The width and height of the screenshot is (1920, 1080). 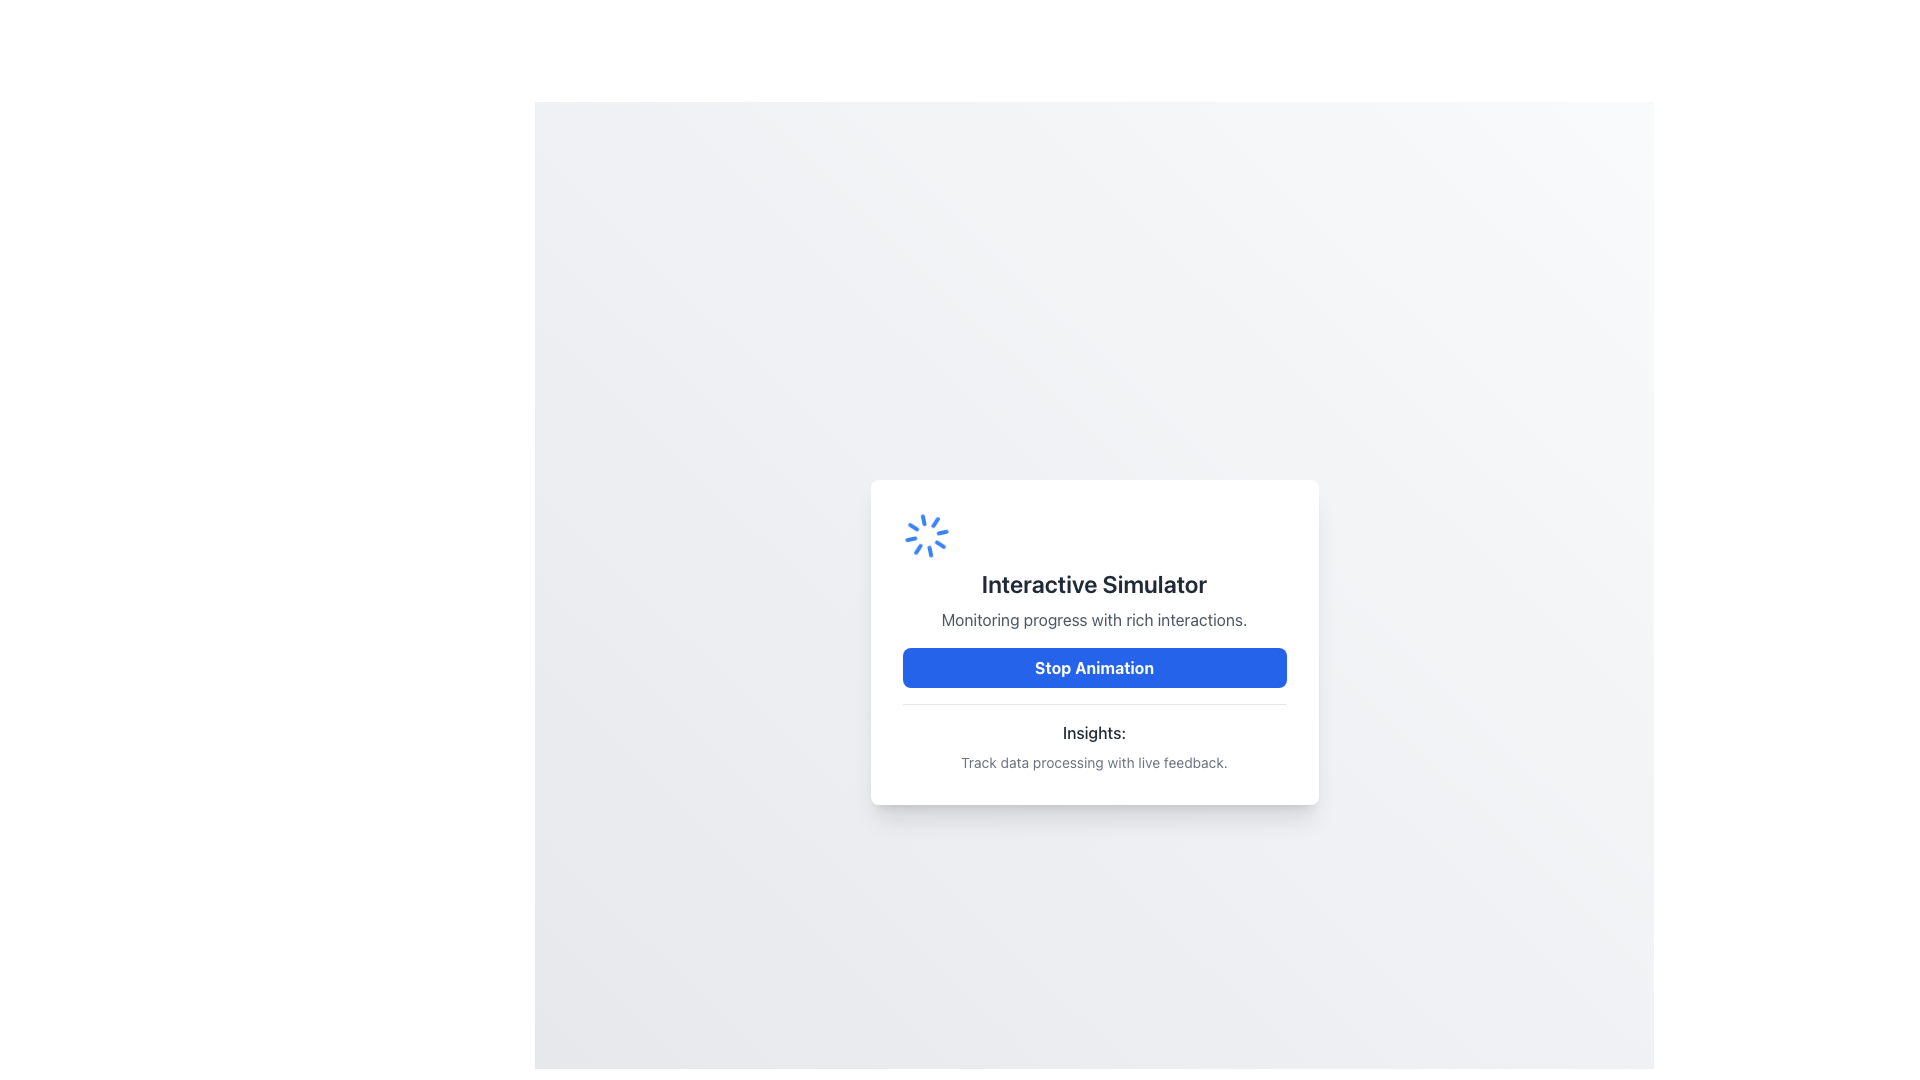 What do you see at coordinates (1093, 618) in the screenshot?
I see `the static text labeled 'Monitoring progress with rich interactions.' which is centrally aligned within a white card interface, positioned below the title 'Interactive Simulator.'` at bounding box center [1093, 618].